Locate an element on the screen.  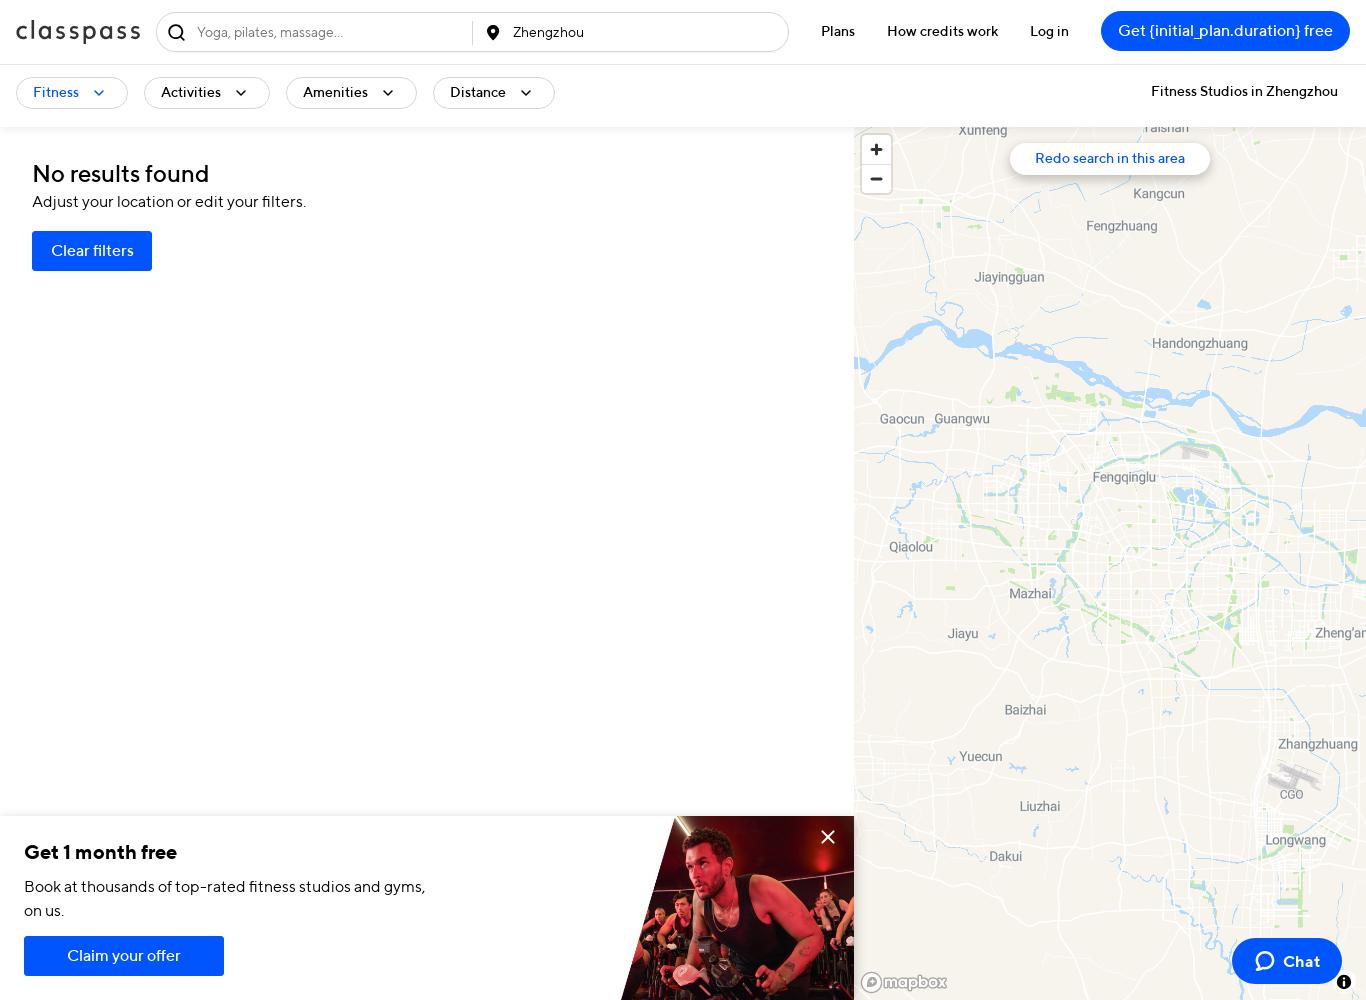
'Get {initial_plan.duration} free' is located at coordinates (1116, 32).